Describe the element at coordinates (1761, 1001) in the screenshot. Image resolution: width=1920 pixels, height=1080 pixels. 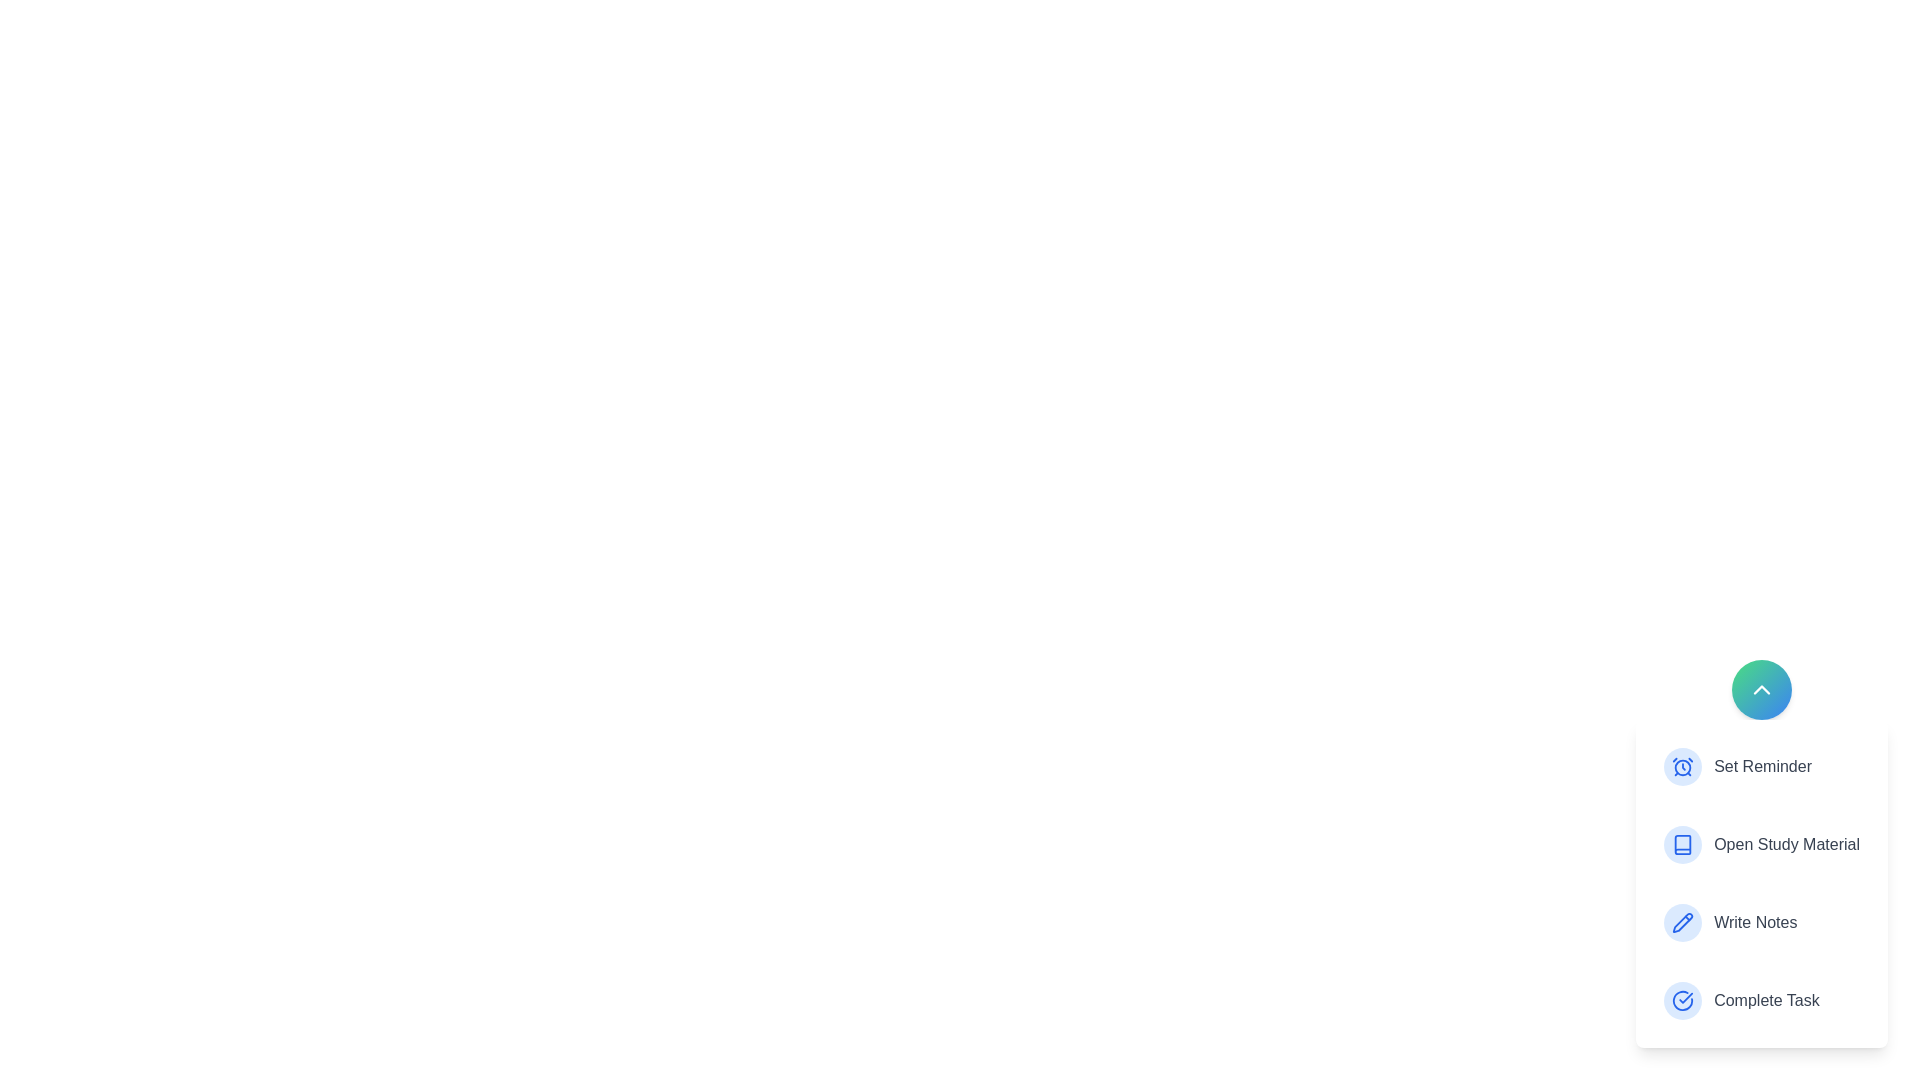
I see `the action Complete Task from the menu` at that location.